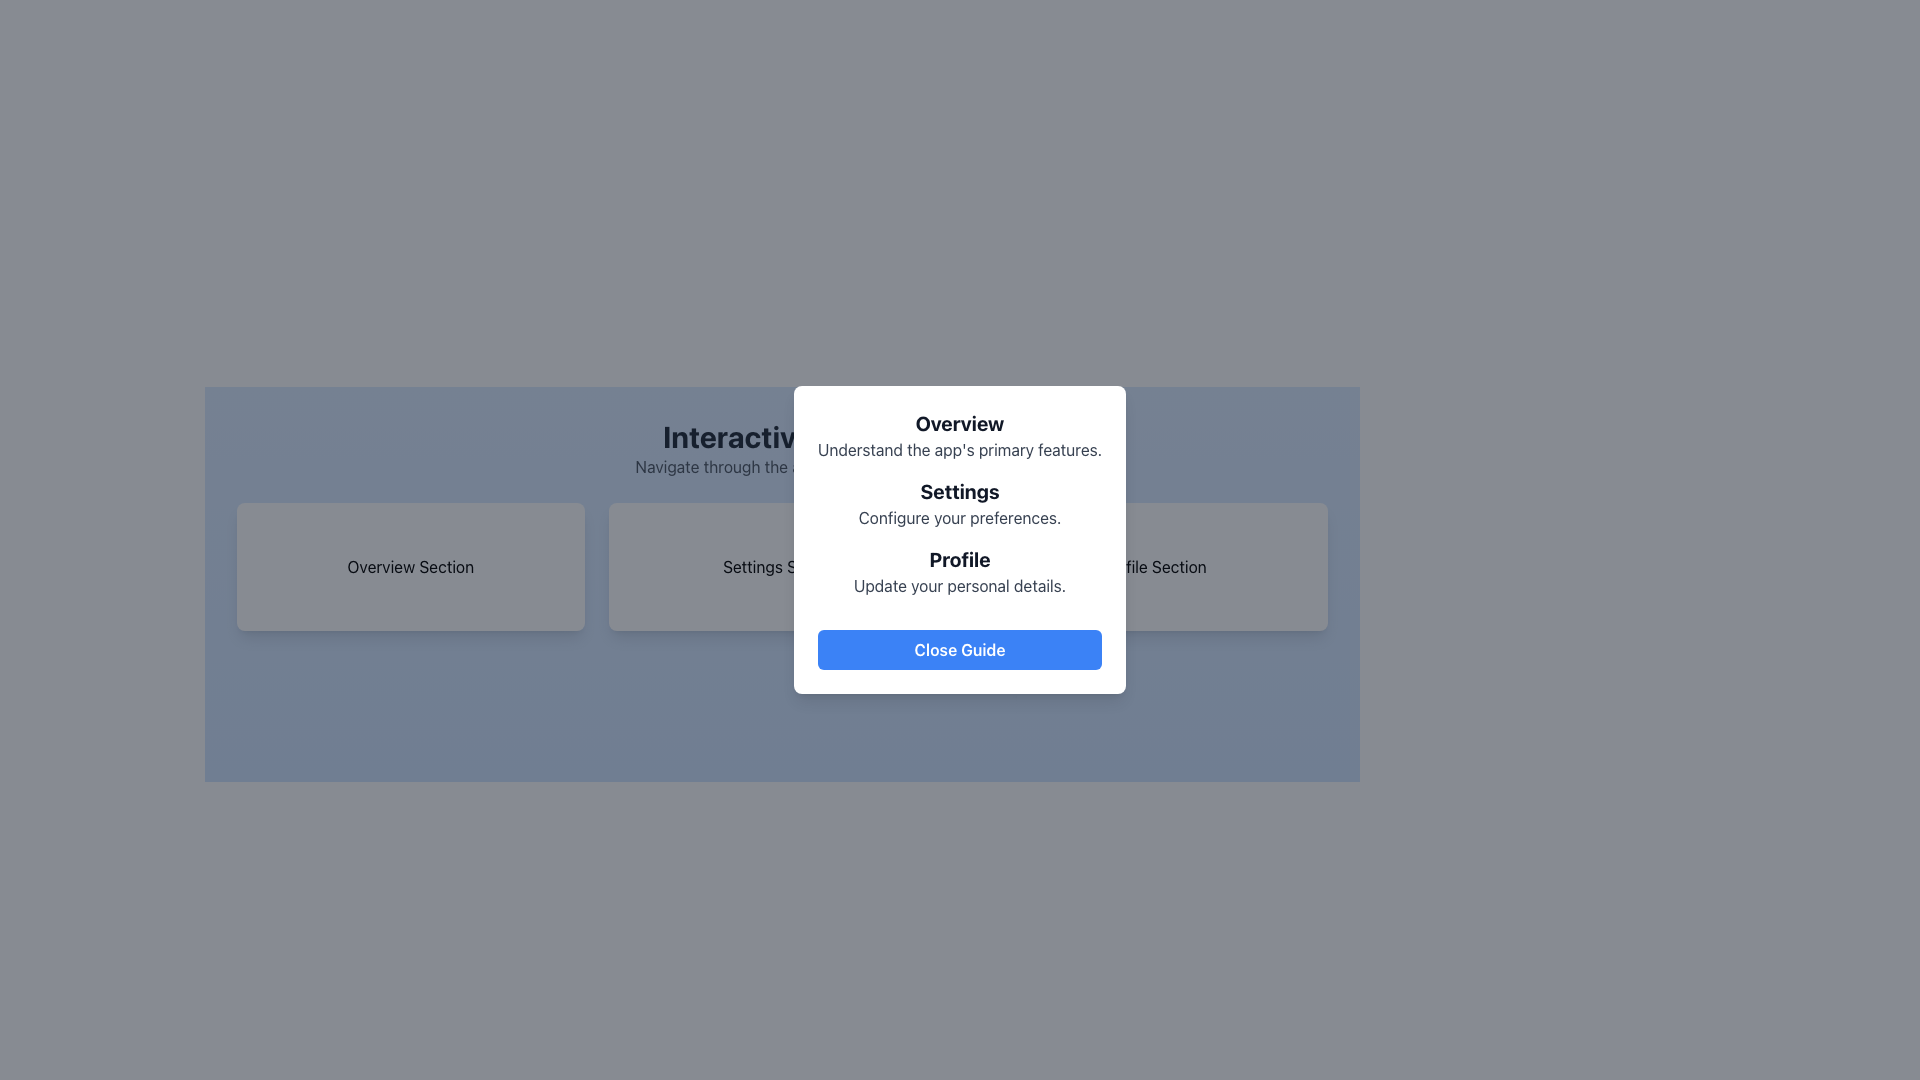 The width and height of the screenshot is (1920, 1080). I want to click on the 'Settings' text display element, which features a bold heading, so click(960, 503).